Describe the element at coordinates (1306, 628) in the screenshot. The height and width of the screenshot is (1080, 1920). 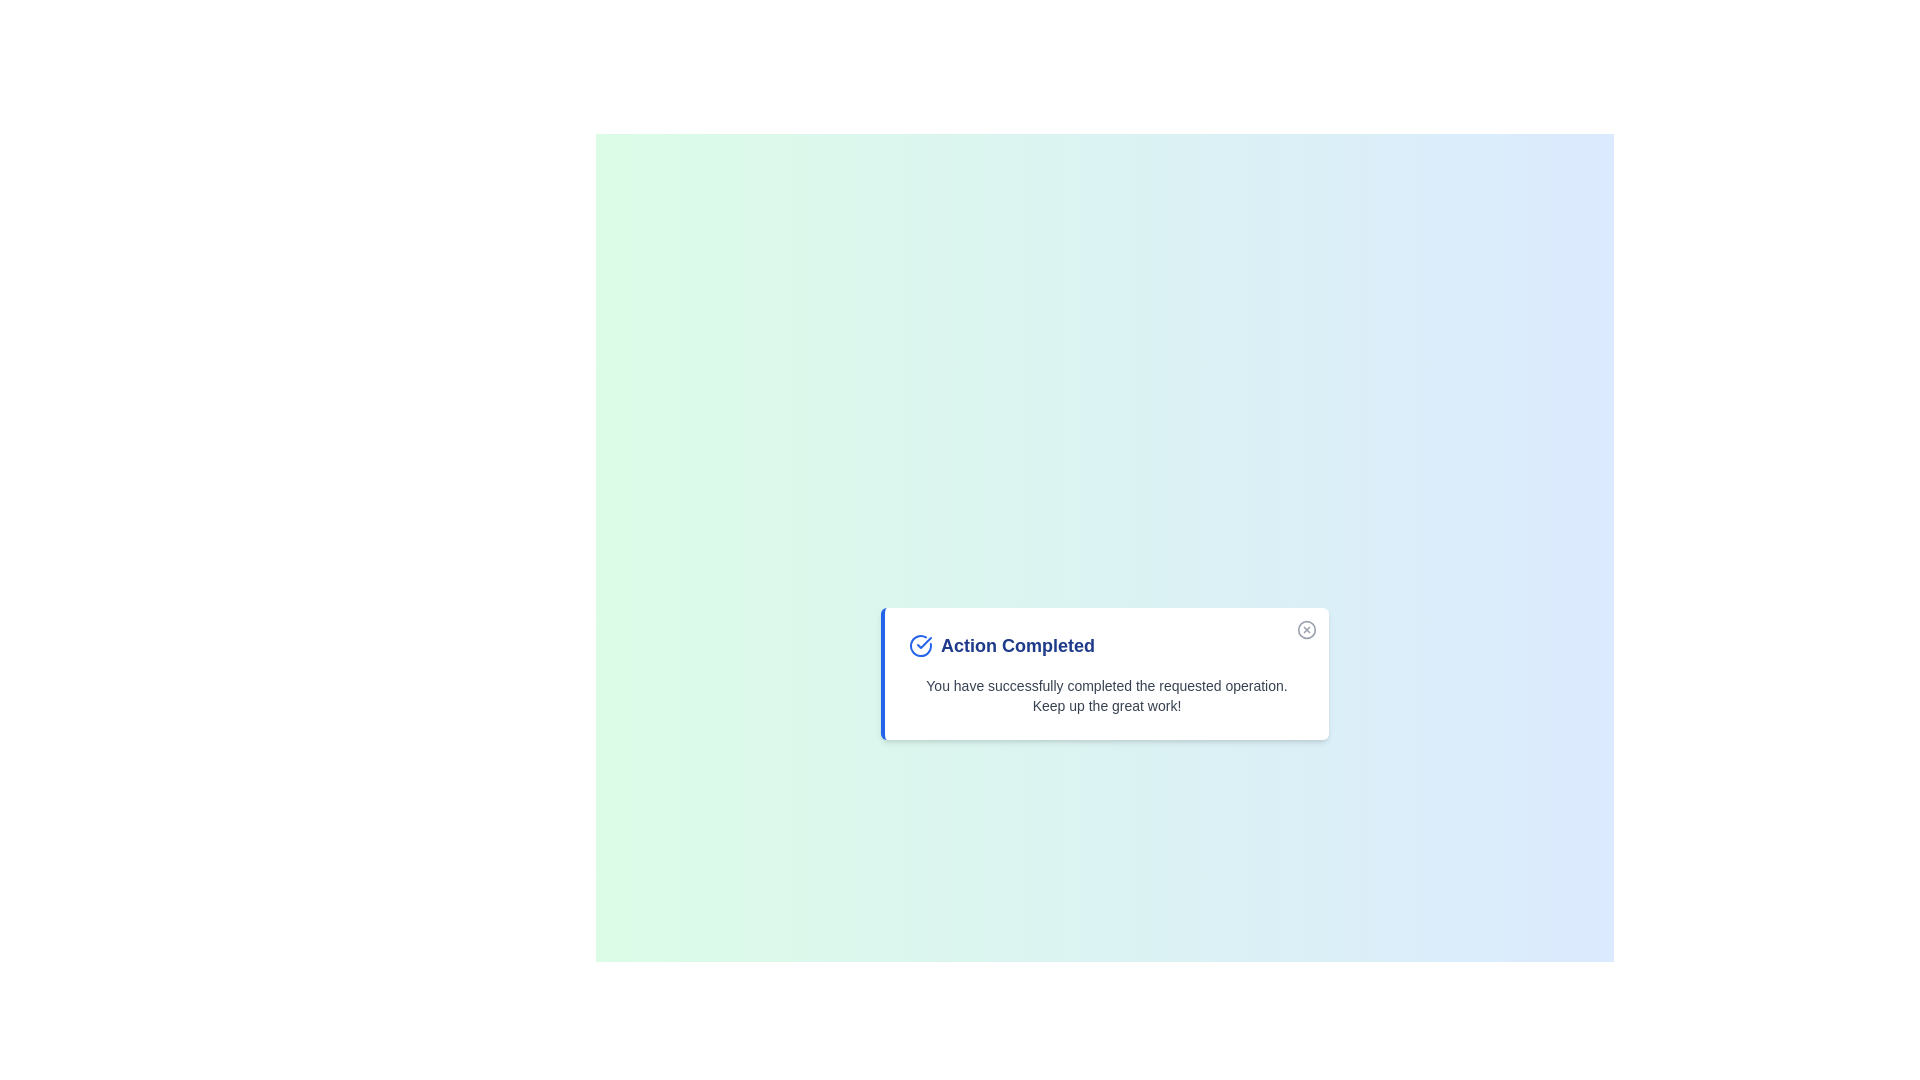
I see `the close icon button to hide the alert` at that location.